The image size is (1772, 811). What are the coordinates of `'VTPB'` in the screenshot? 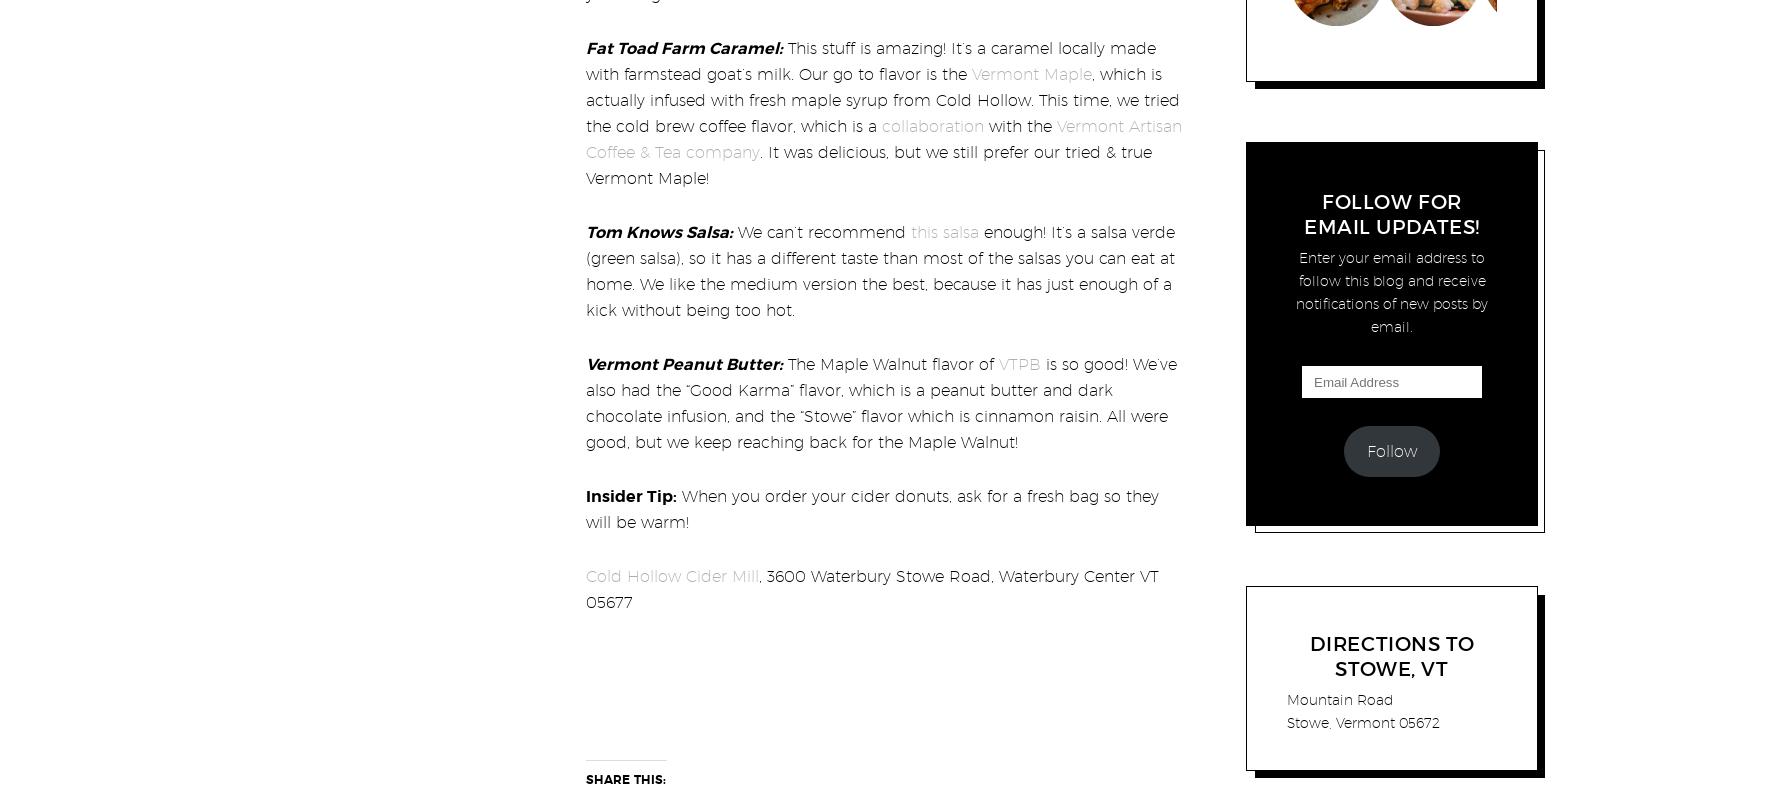 It's located at (1019, 364).